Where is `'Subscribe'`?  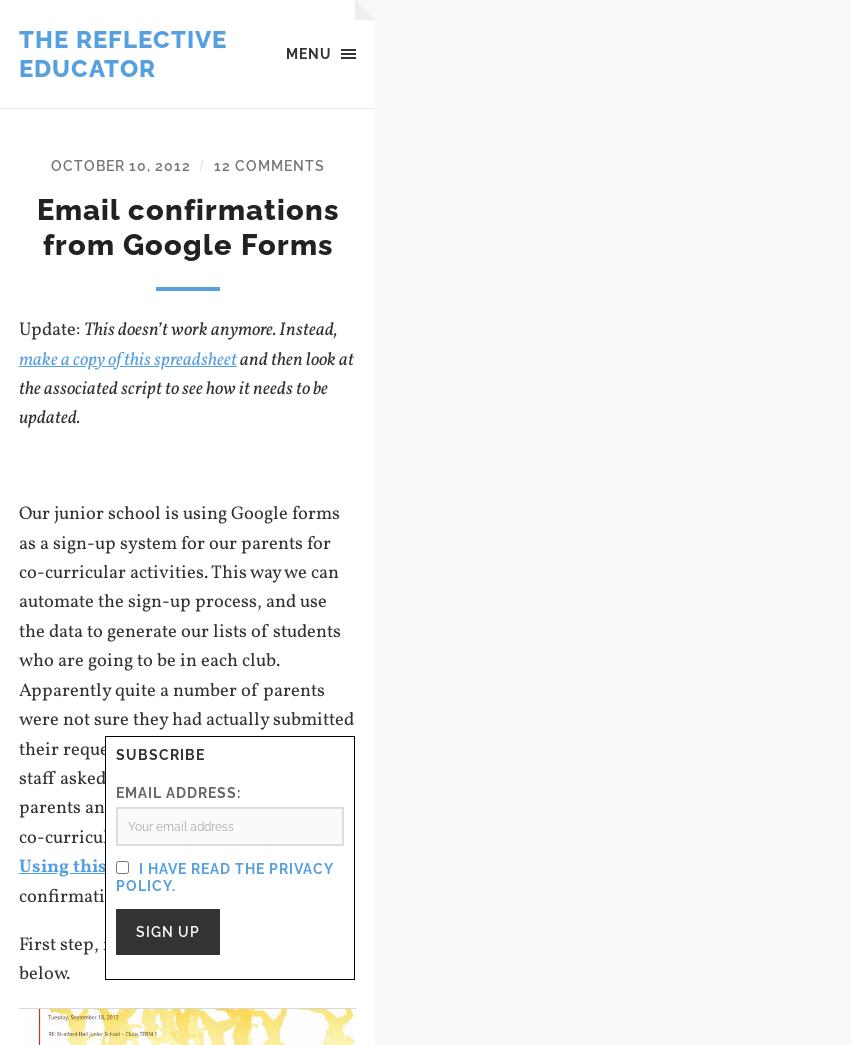 'Subscribe' is located at coordinates (159, 754).